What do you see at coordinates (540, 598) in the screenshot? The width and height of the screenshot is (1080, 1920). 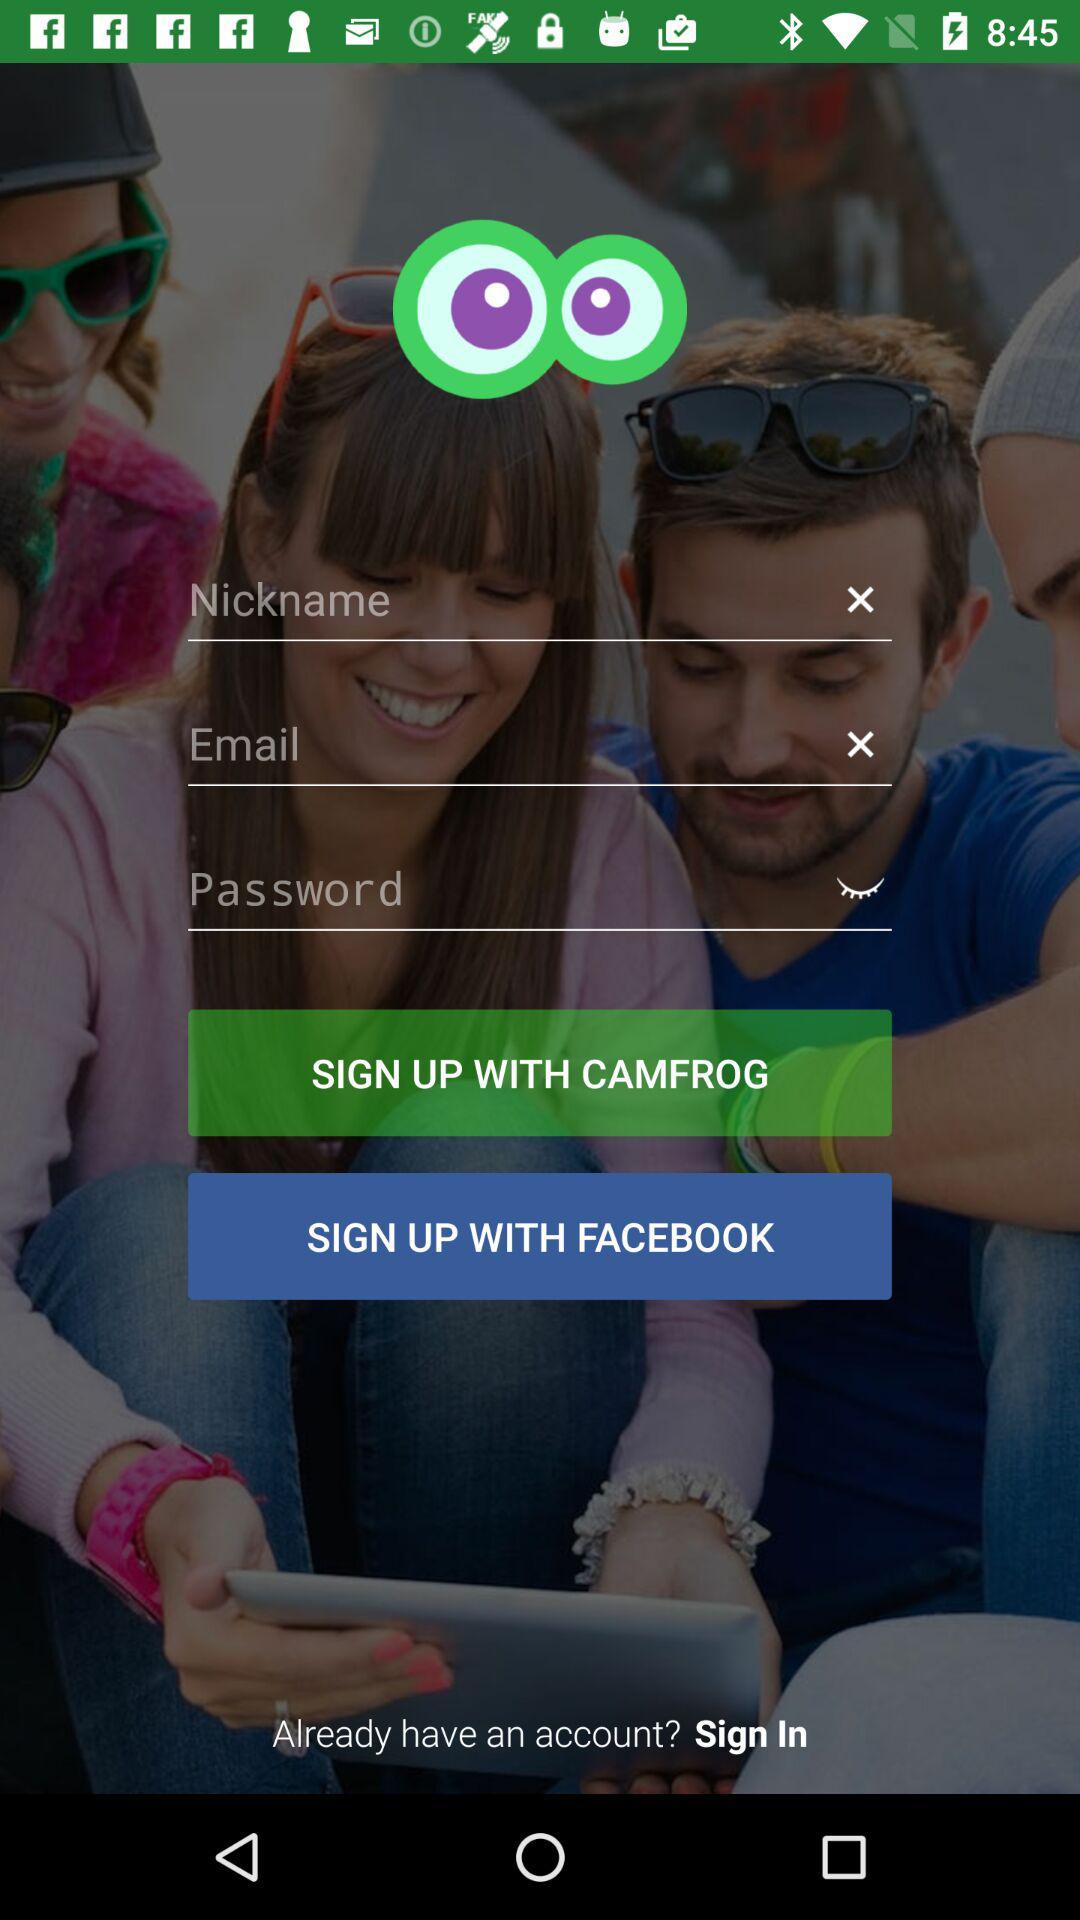 I see `nickname` at bounding box center [540, 598].